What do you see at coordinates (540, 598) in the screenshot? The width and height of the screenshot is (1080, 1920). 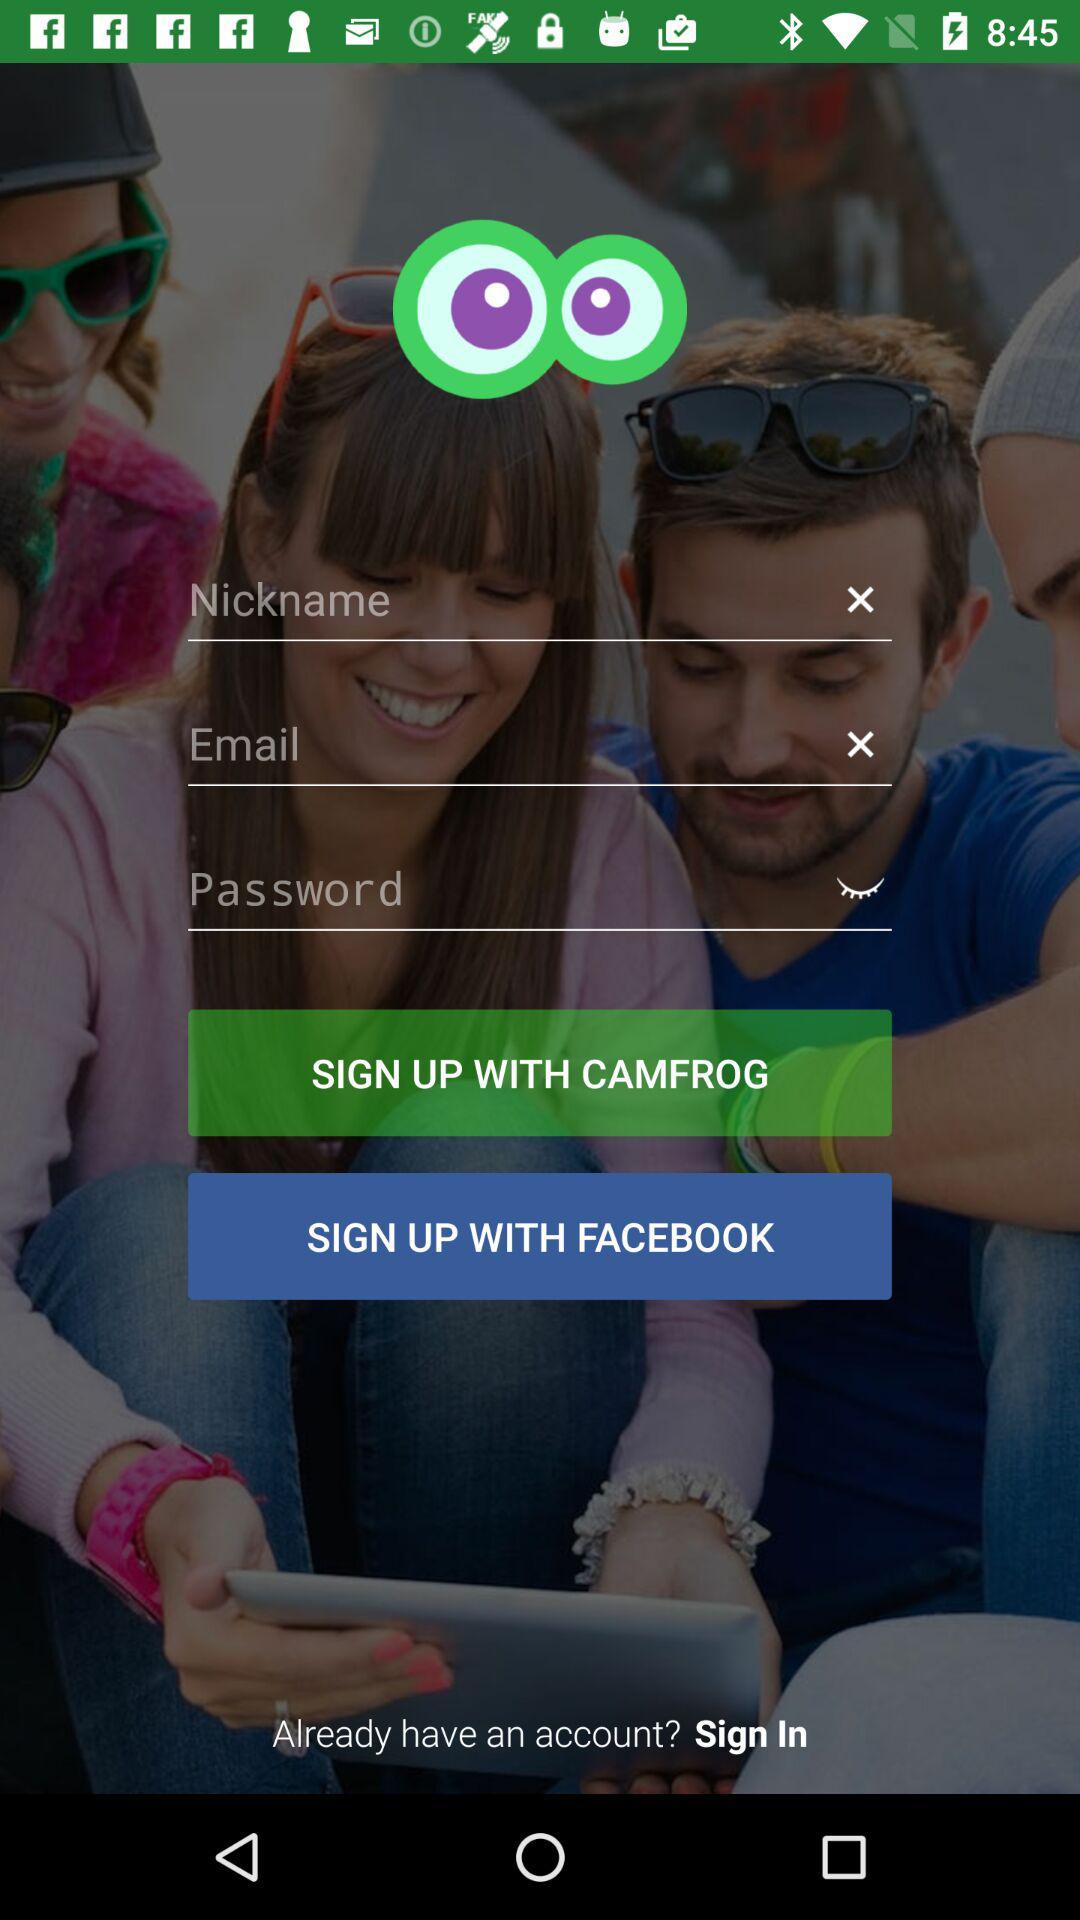 I see `nickname` at bounding box center [540, 598].